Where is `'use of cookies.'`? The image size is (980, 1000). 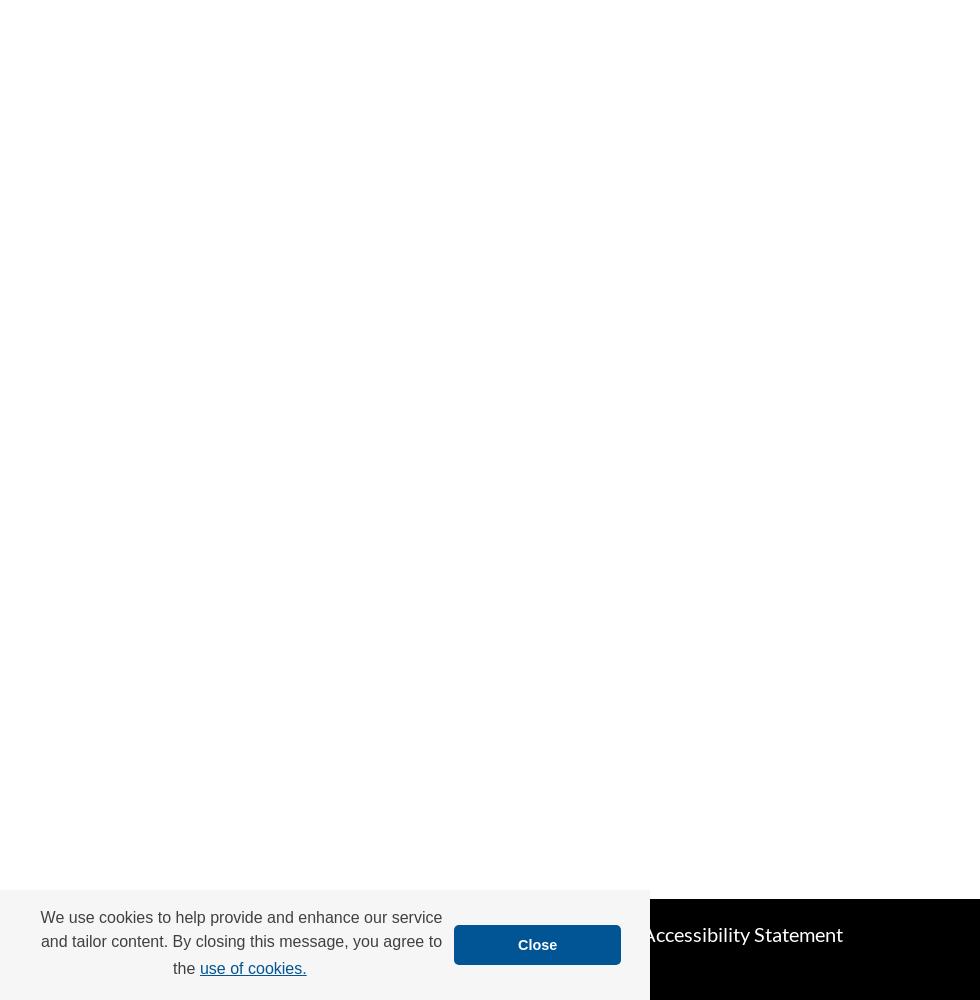
'use of cookies.' is located at coordinates (251, 966).